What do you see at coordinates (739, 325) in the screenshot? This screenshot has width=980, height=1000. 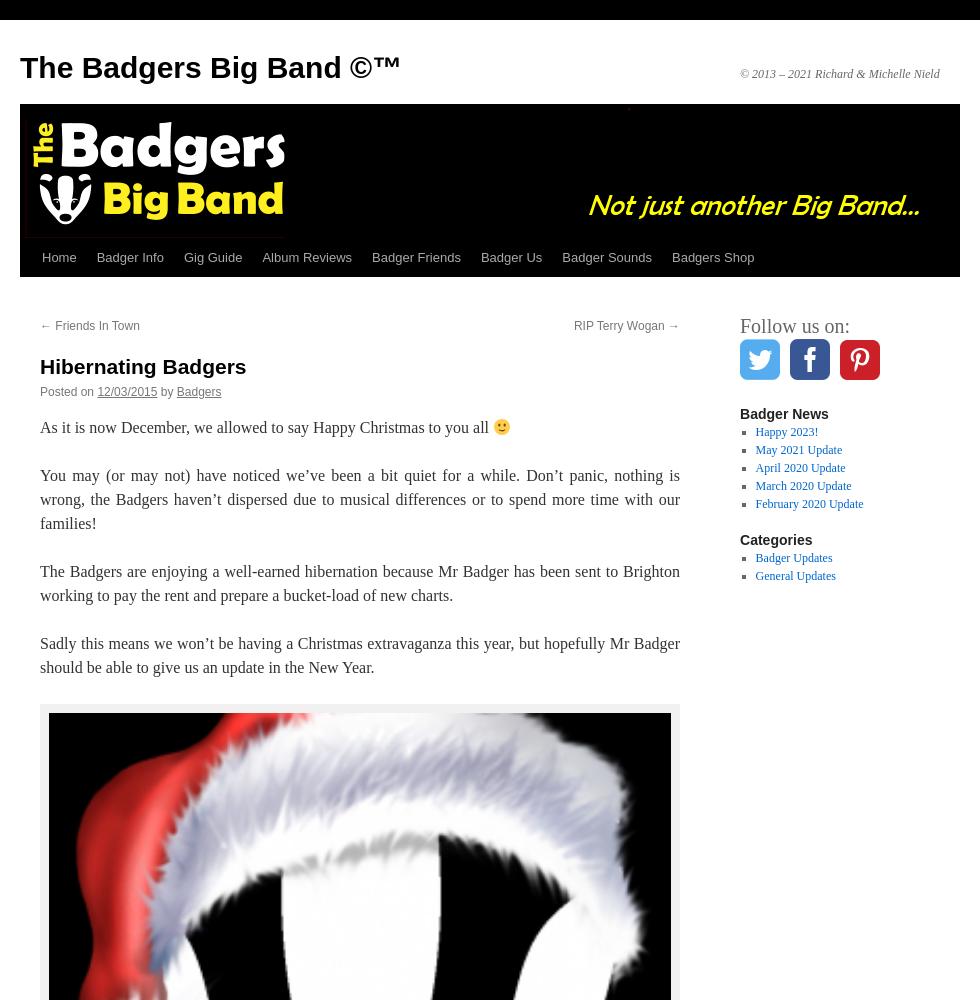 I see `'Follow us on:'` at bounding box center [739, 325].